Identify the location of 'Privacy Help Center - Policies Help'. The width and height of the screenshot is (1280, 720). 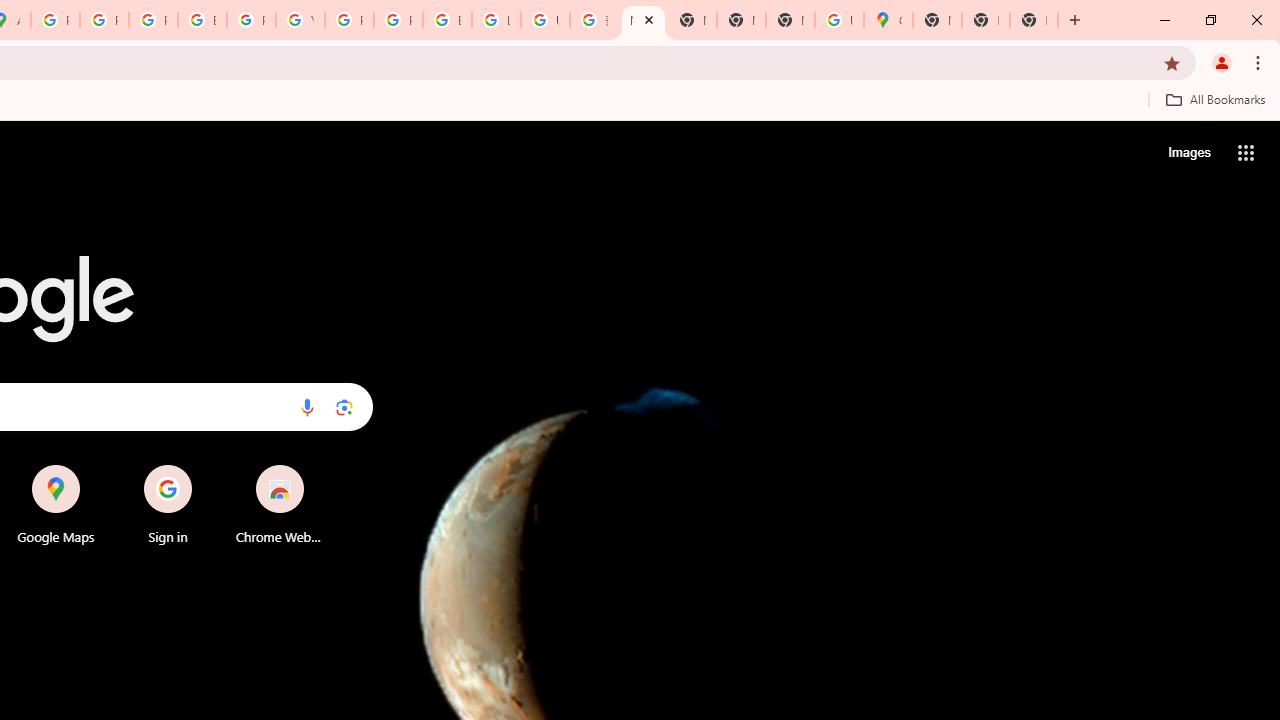
(152, 20).